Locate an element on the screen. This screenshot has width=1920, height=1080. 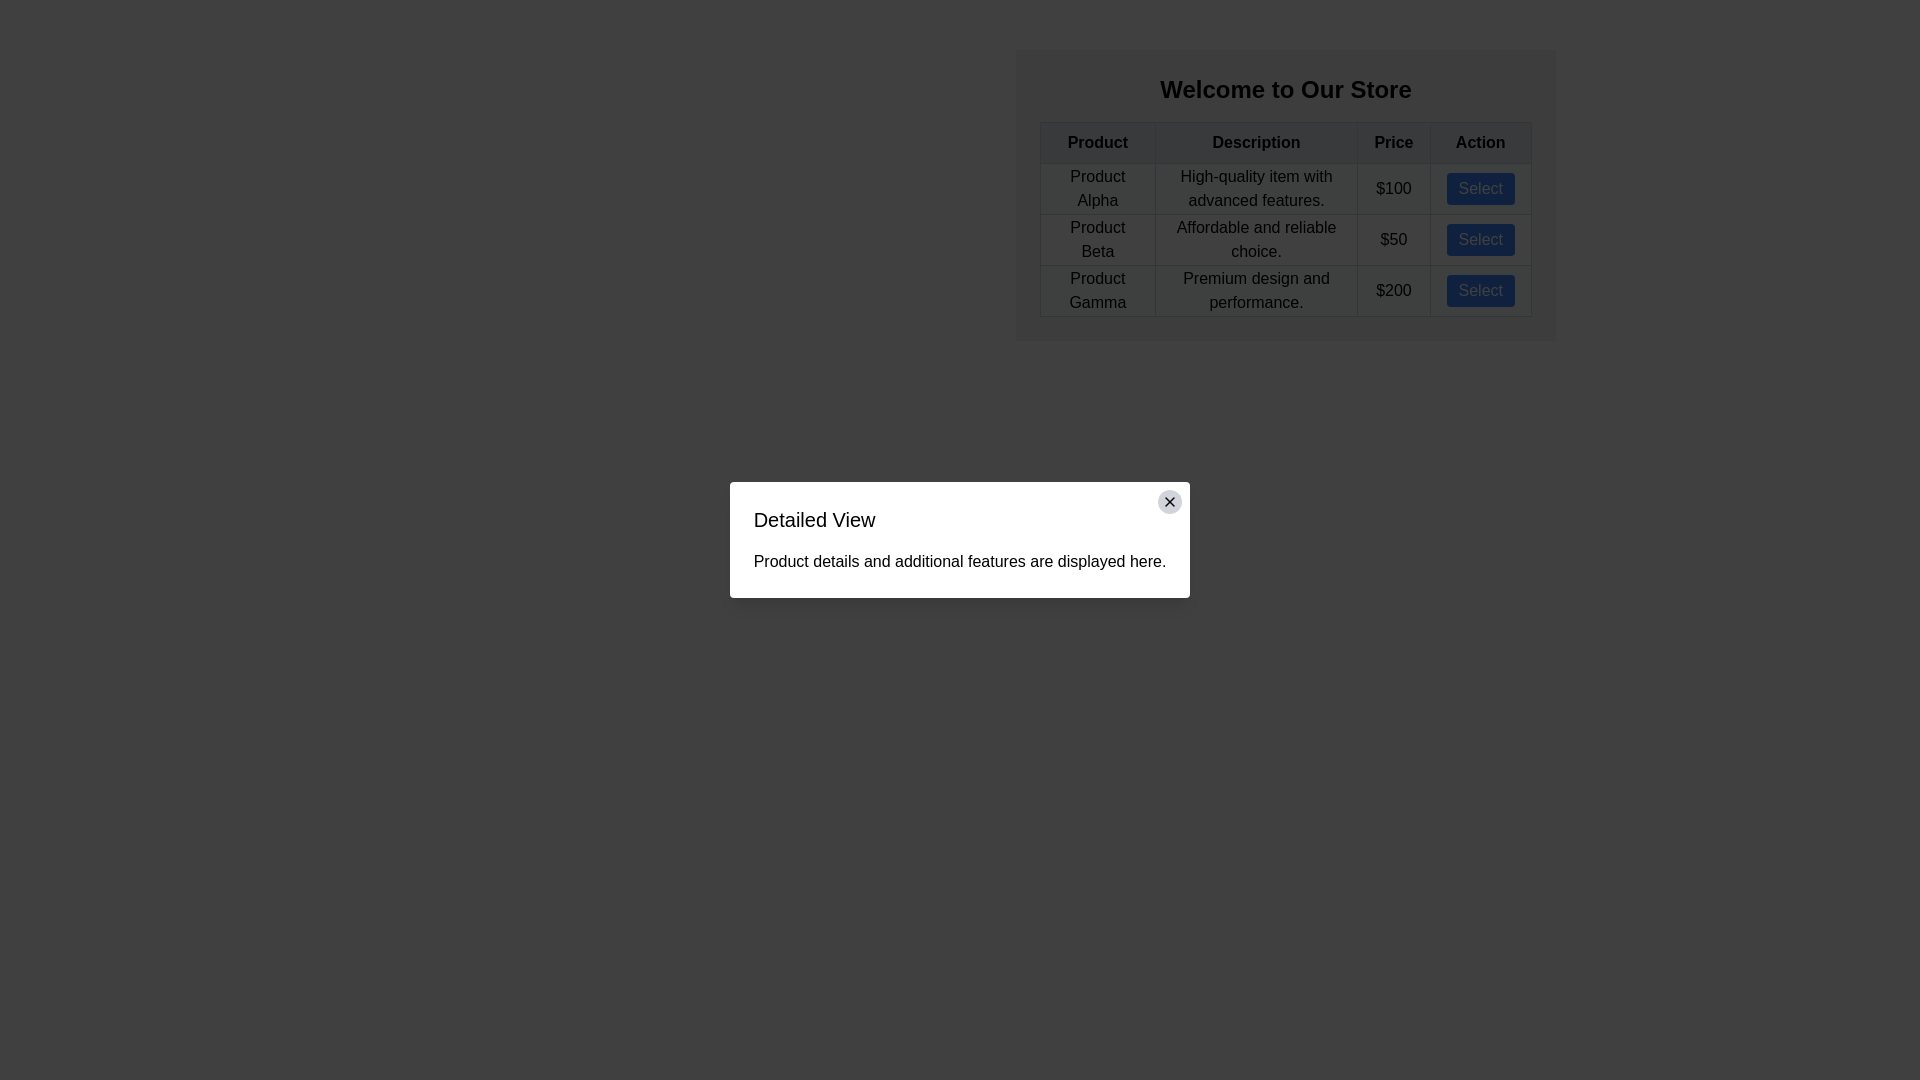
text element displaying the price '$50' located in the third column 'Price' and second row of the table is located at coordinates (1392, 238).